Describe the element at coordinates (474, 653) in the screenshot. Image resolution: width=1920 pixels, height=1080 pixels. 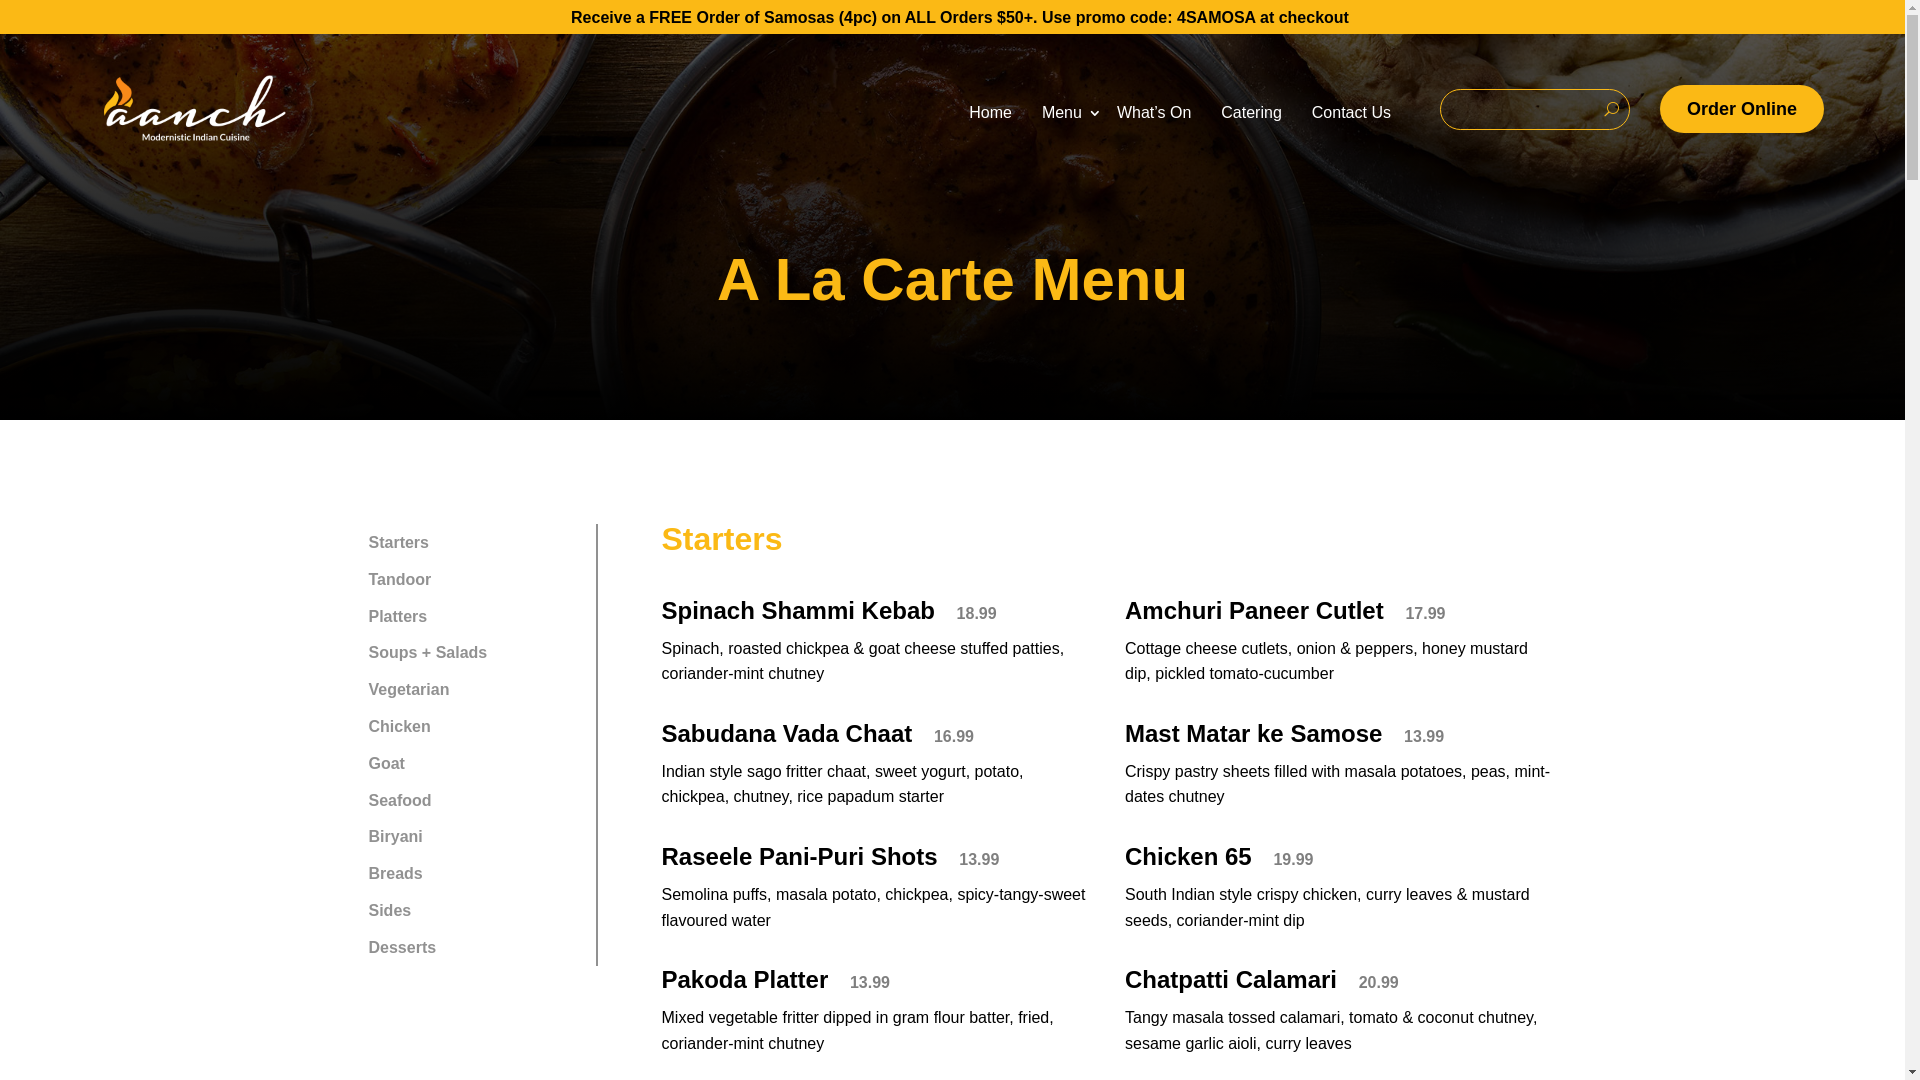
I see `'Soups + Salads'` at that location.